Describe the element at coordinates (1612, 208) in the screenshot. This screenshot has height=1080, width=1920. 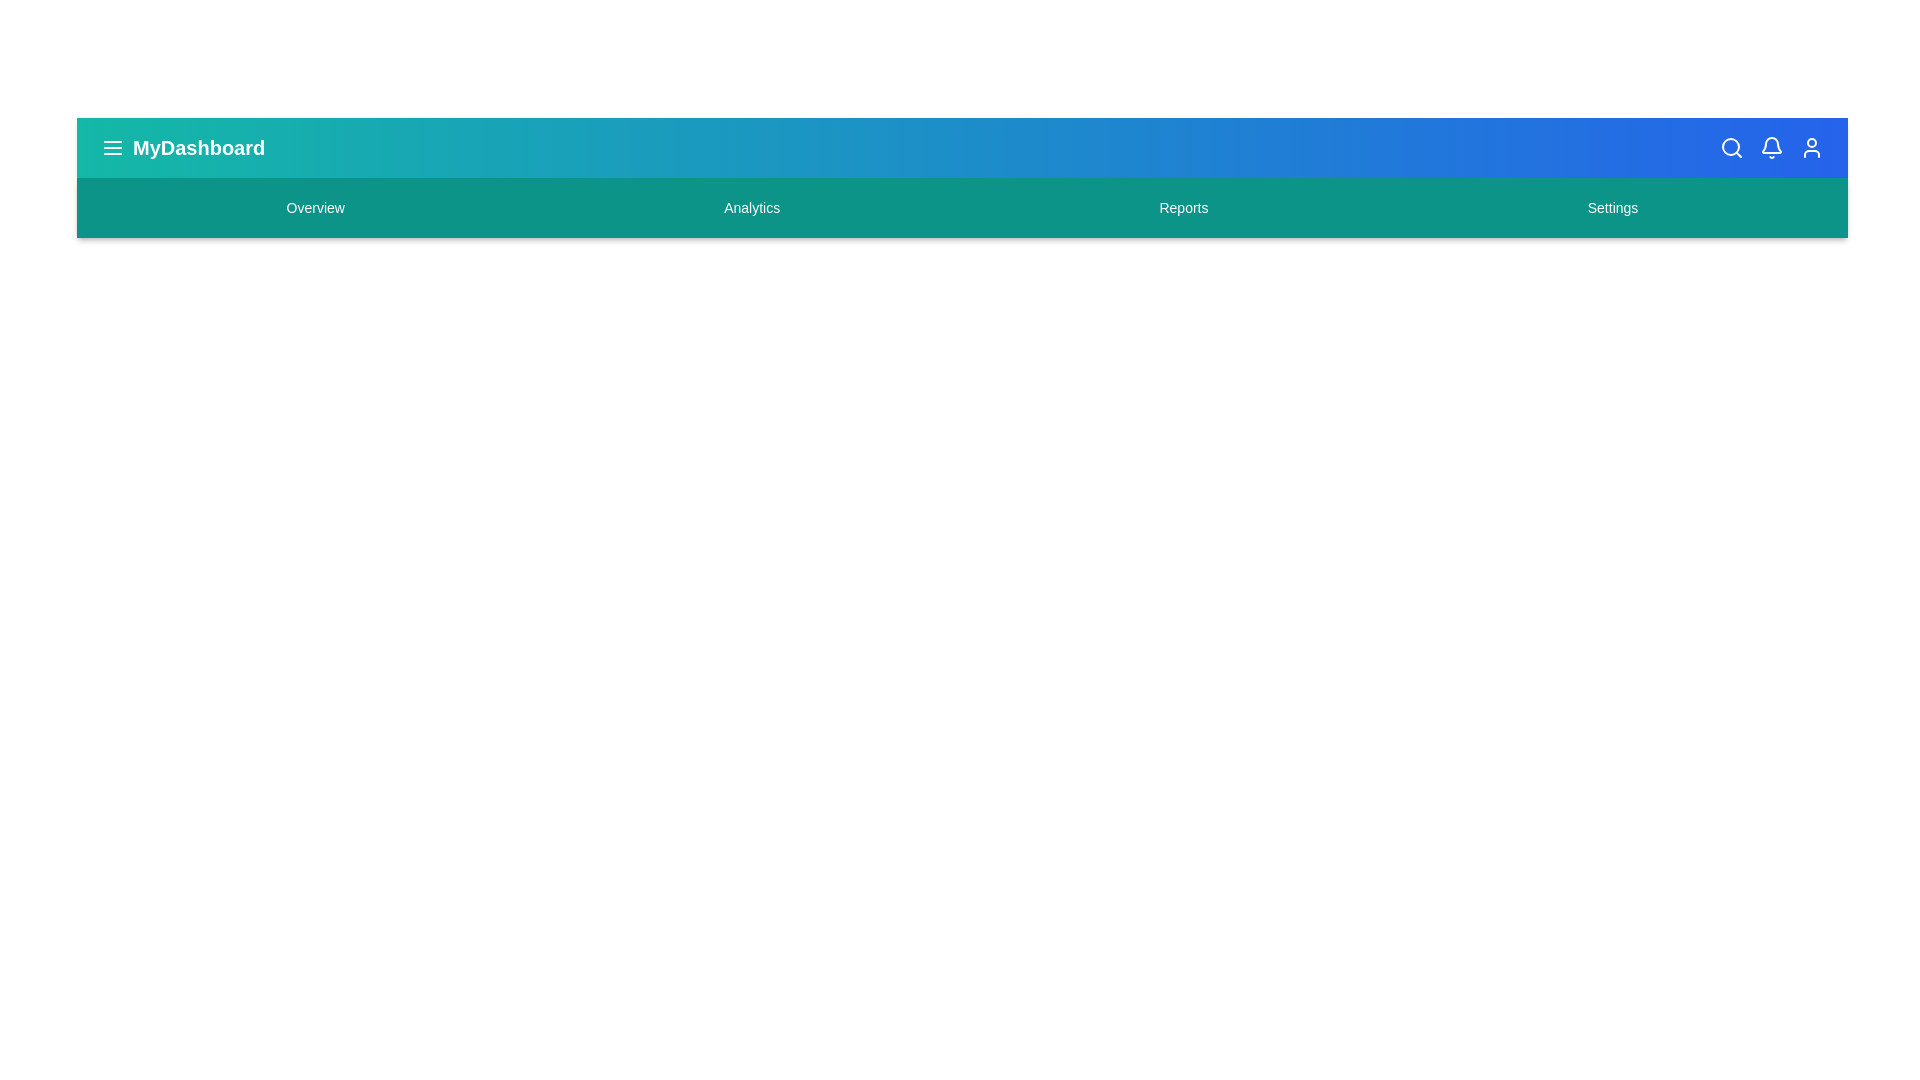
I see `the Settings navigation menu item` at that location.